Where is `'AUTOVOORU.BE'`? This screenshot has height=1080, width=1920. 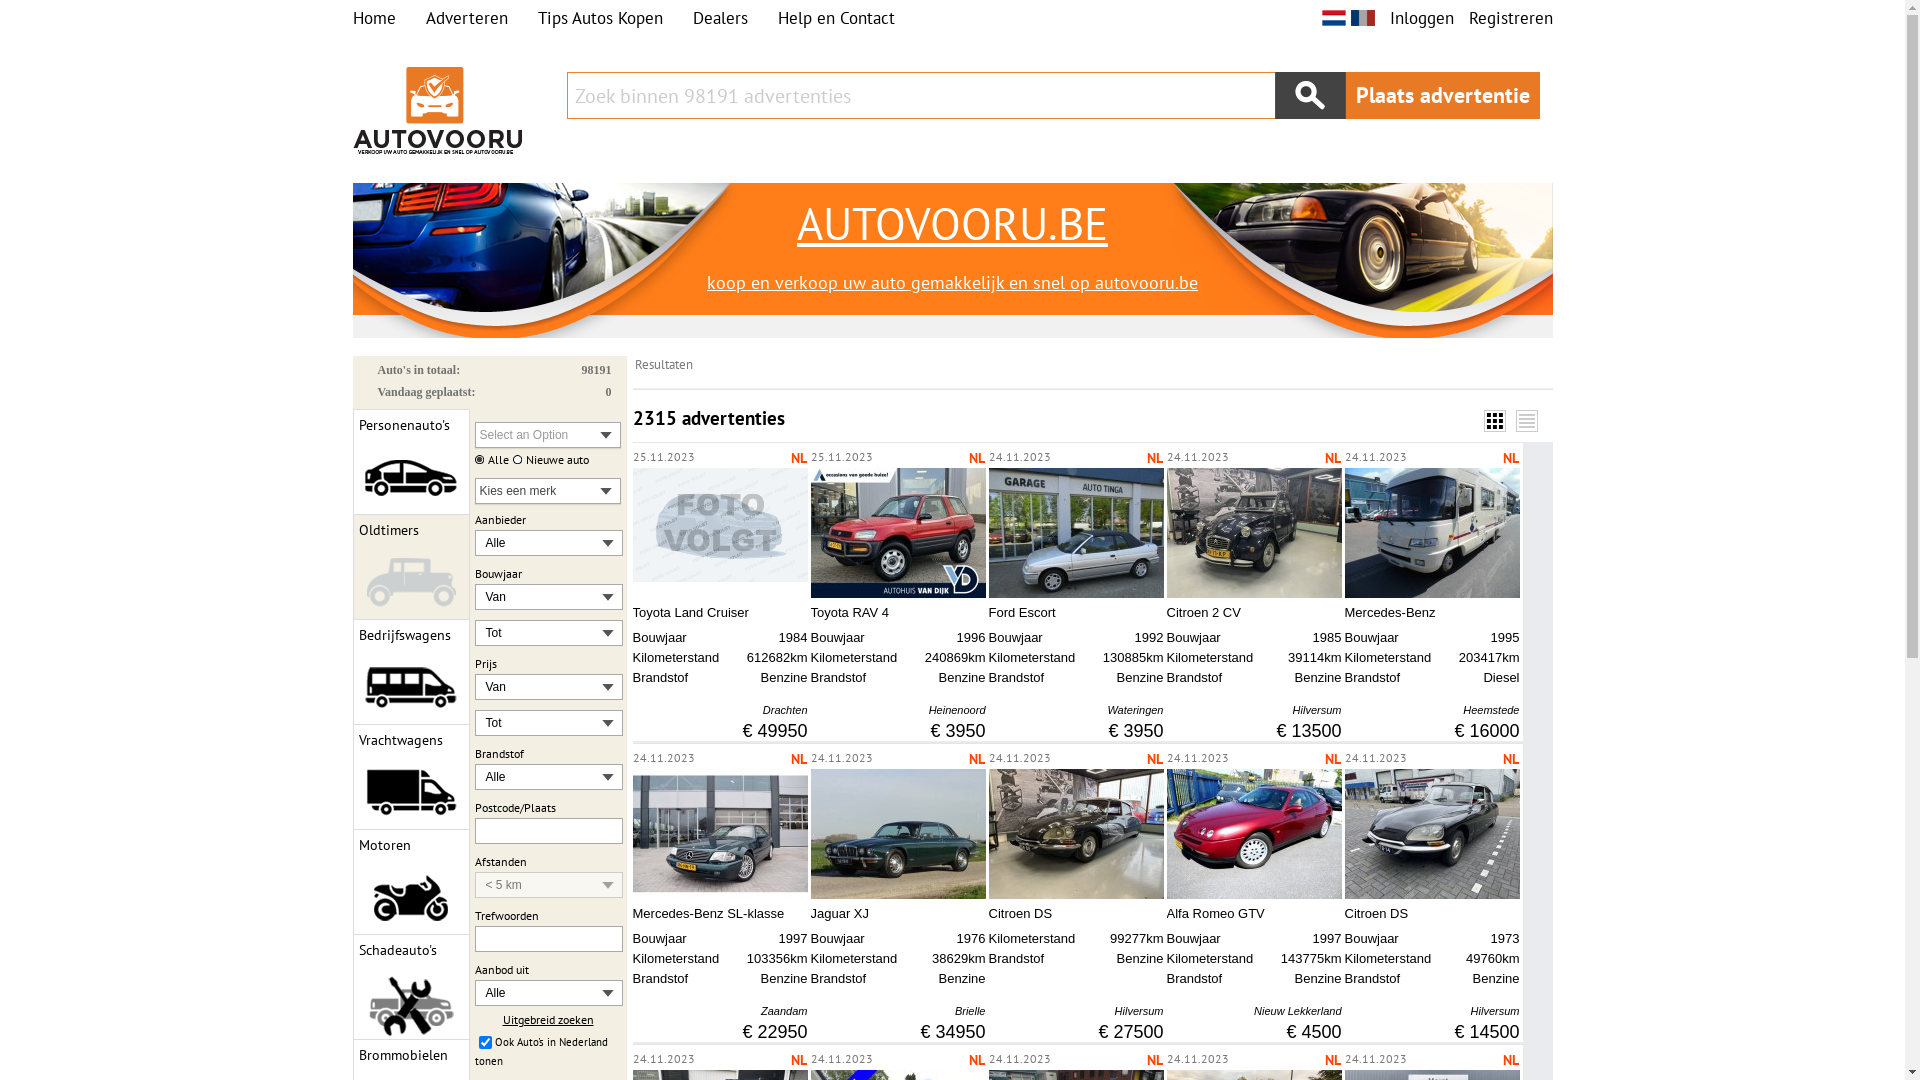
'AUTOVOORU.BE' is located at coordinates (950, 223).